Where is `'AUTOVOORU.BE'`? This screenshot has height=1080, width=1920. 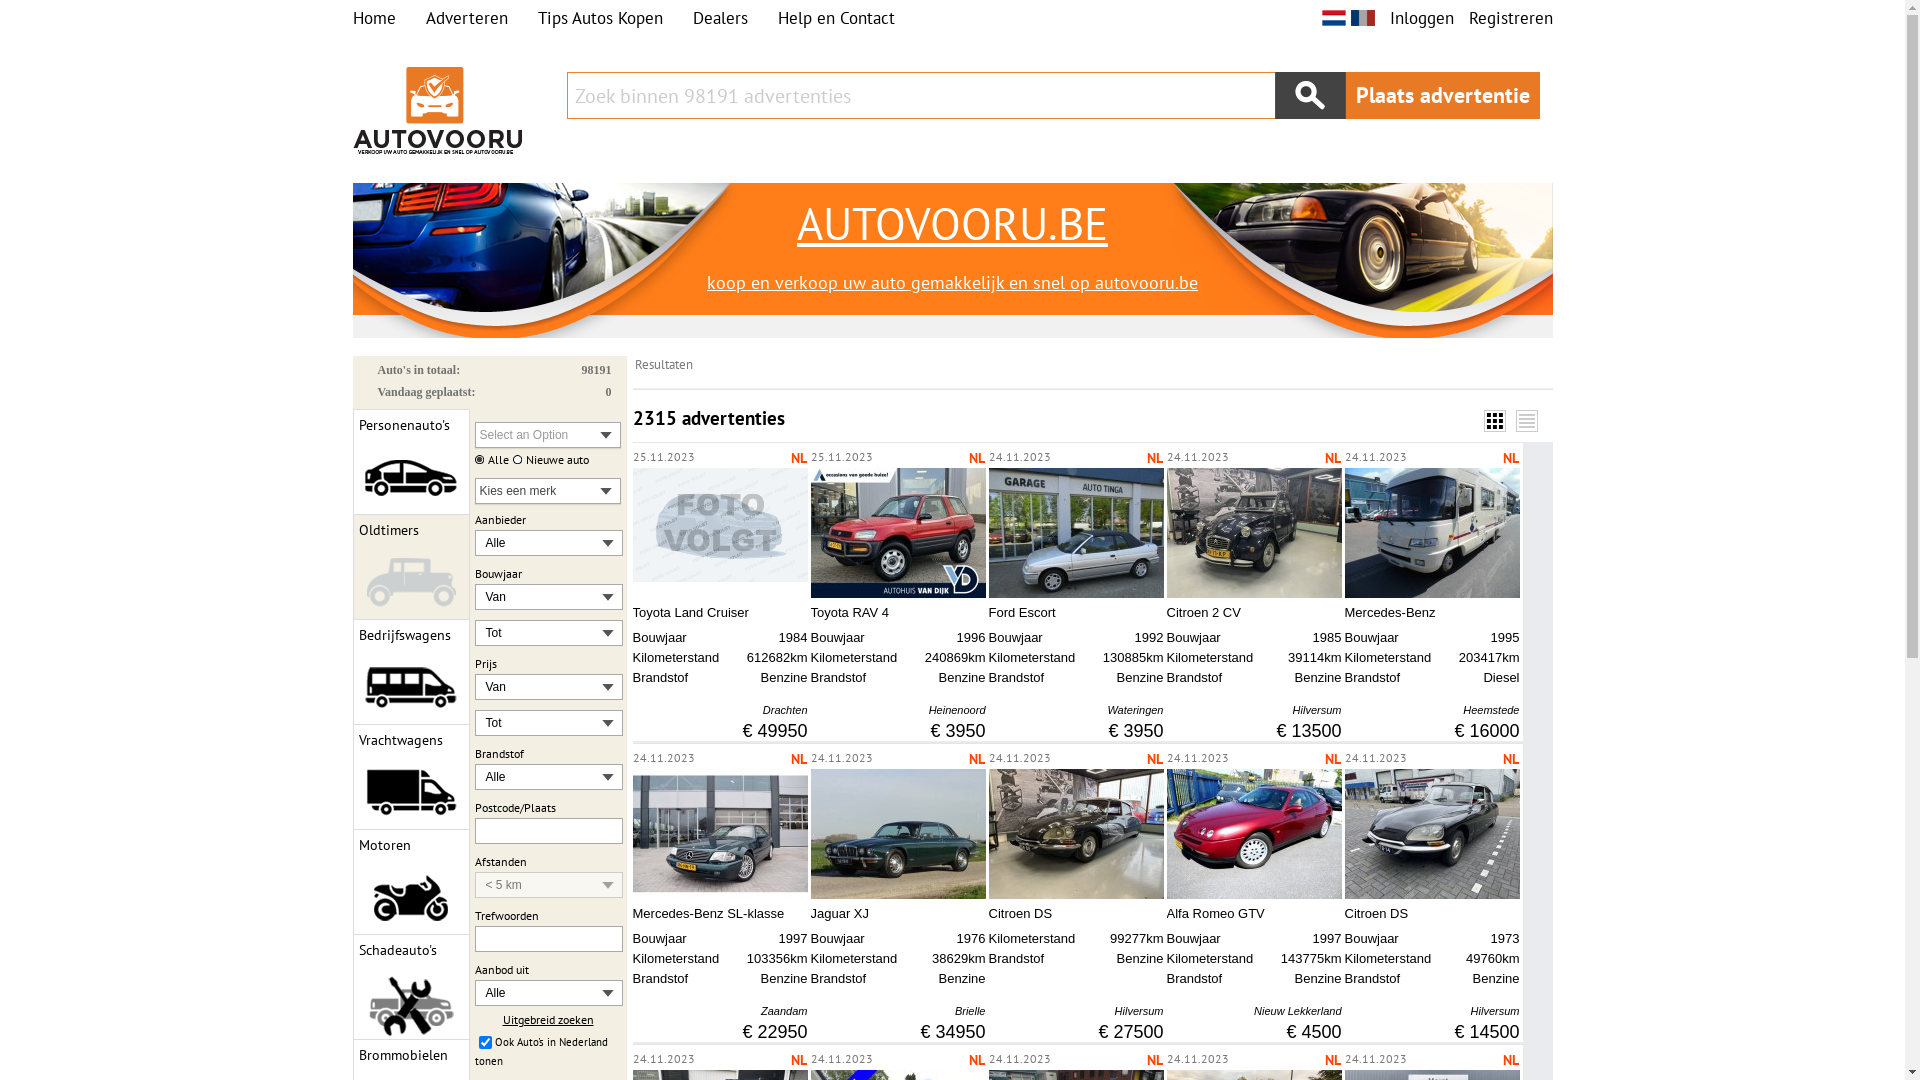
'AUTOVOORU.BE' is located at coordinates (950, 223).